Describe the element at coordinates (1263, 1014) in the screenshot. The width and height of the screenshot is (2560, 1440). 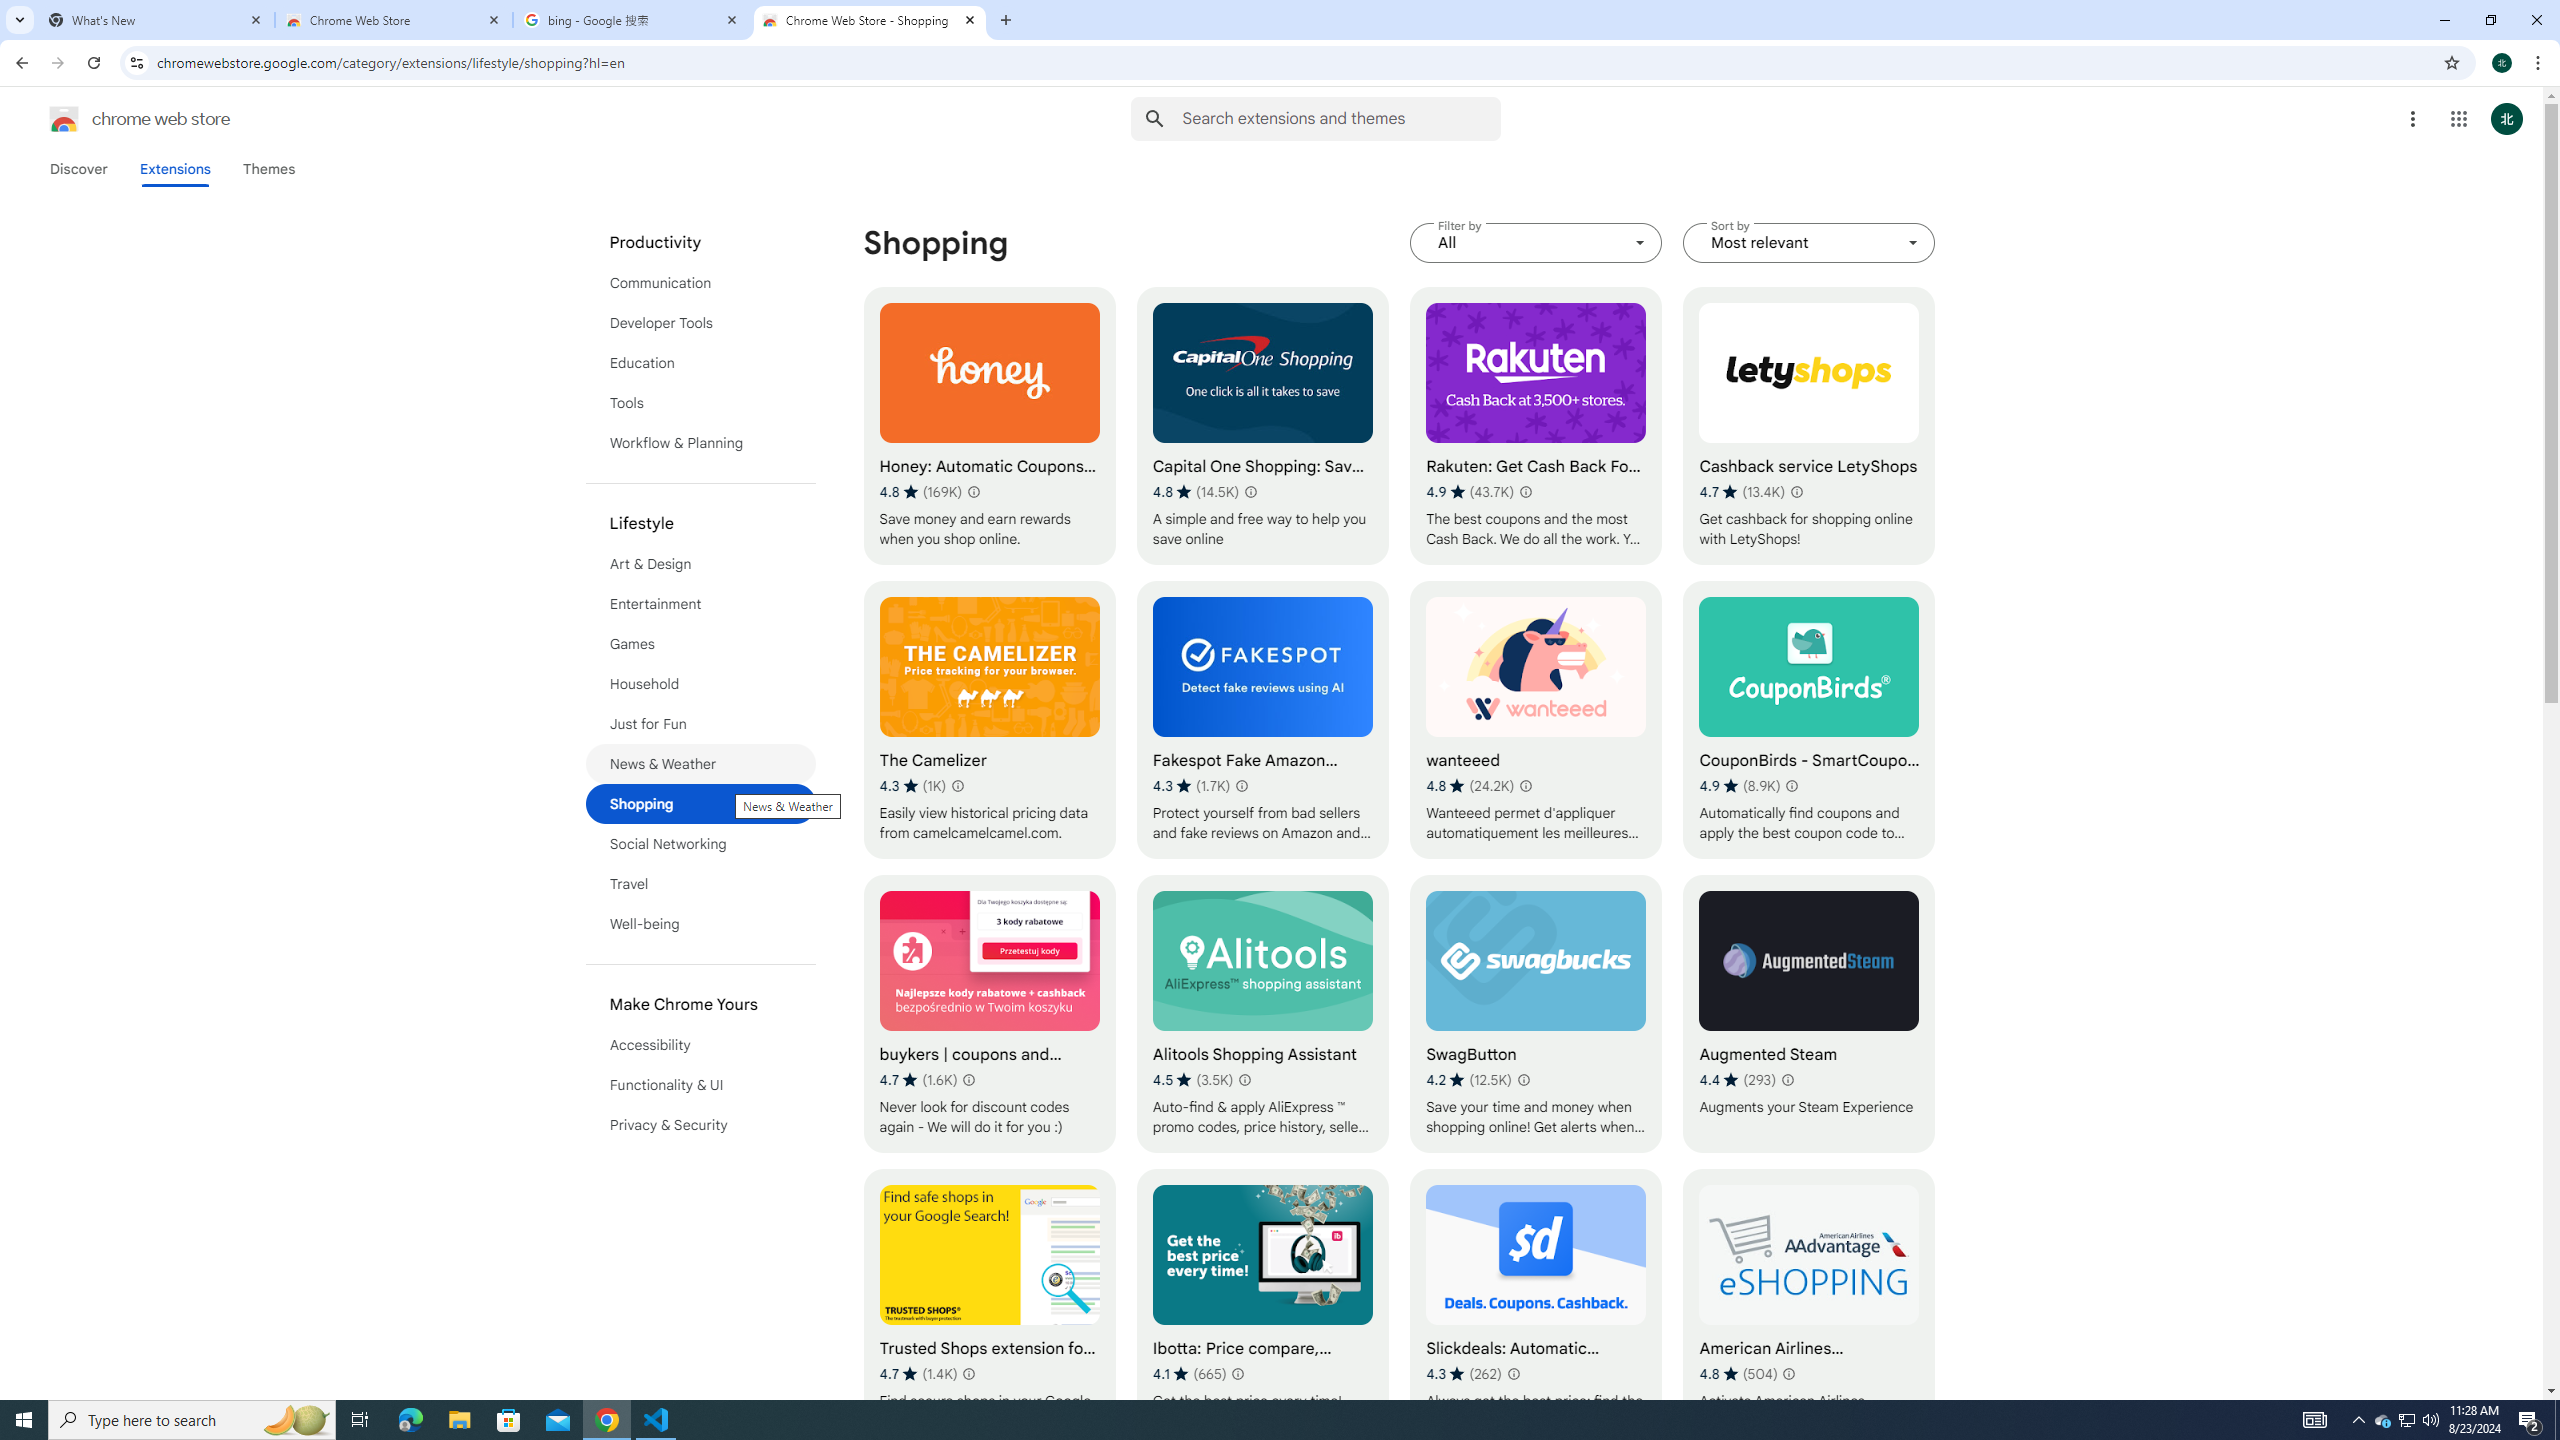
I see `'Alitools Shopping Assistant'` at that location.